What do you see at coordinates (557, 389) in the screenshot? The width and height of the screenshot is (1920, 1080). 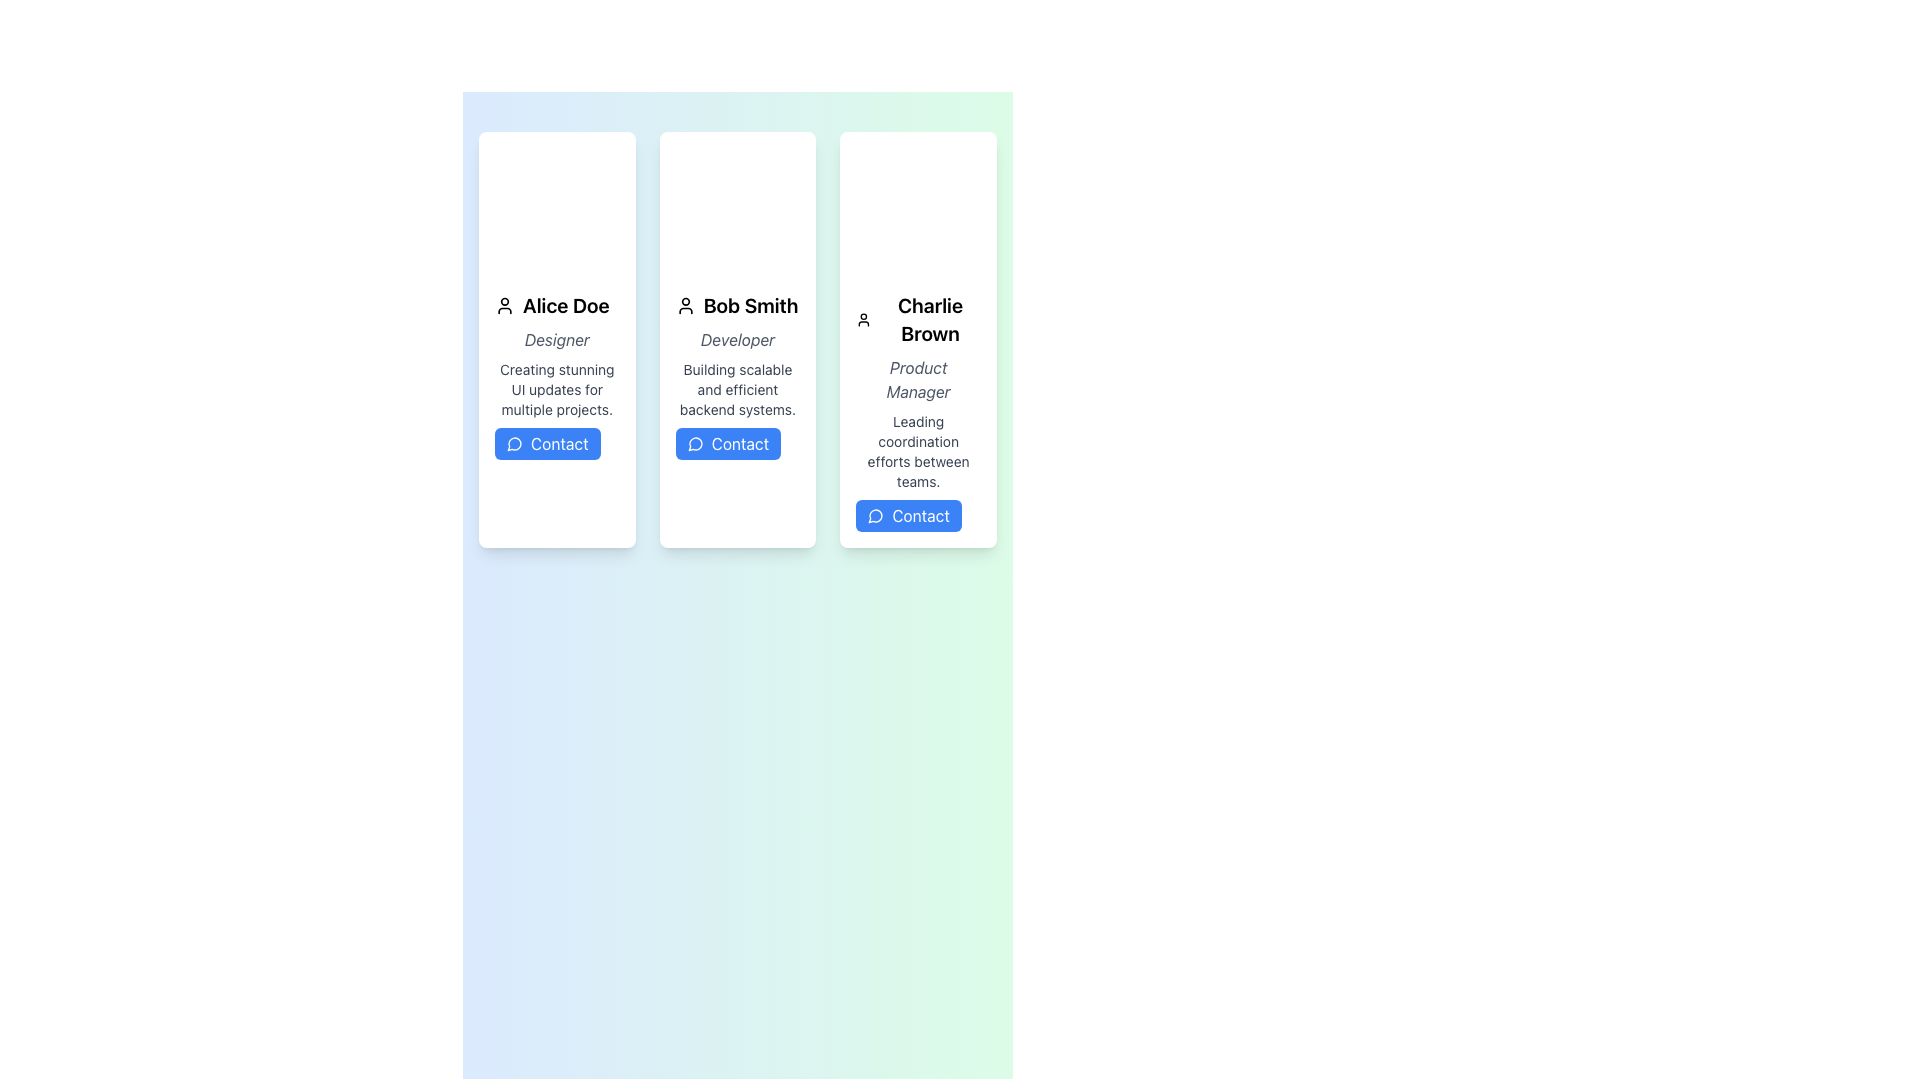 I see `the text field displaying 'Creating stunning UI updates for multiple projects.' which is the third text element in the leftmost card of three horizontally arranged cards` at bounding box center [557, 389].